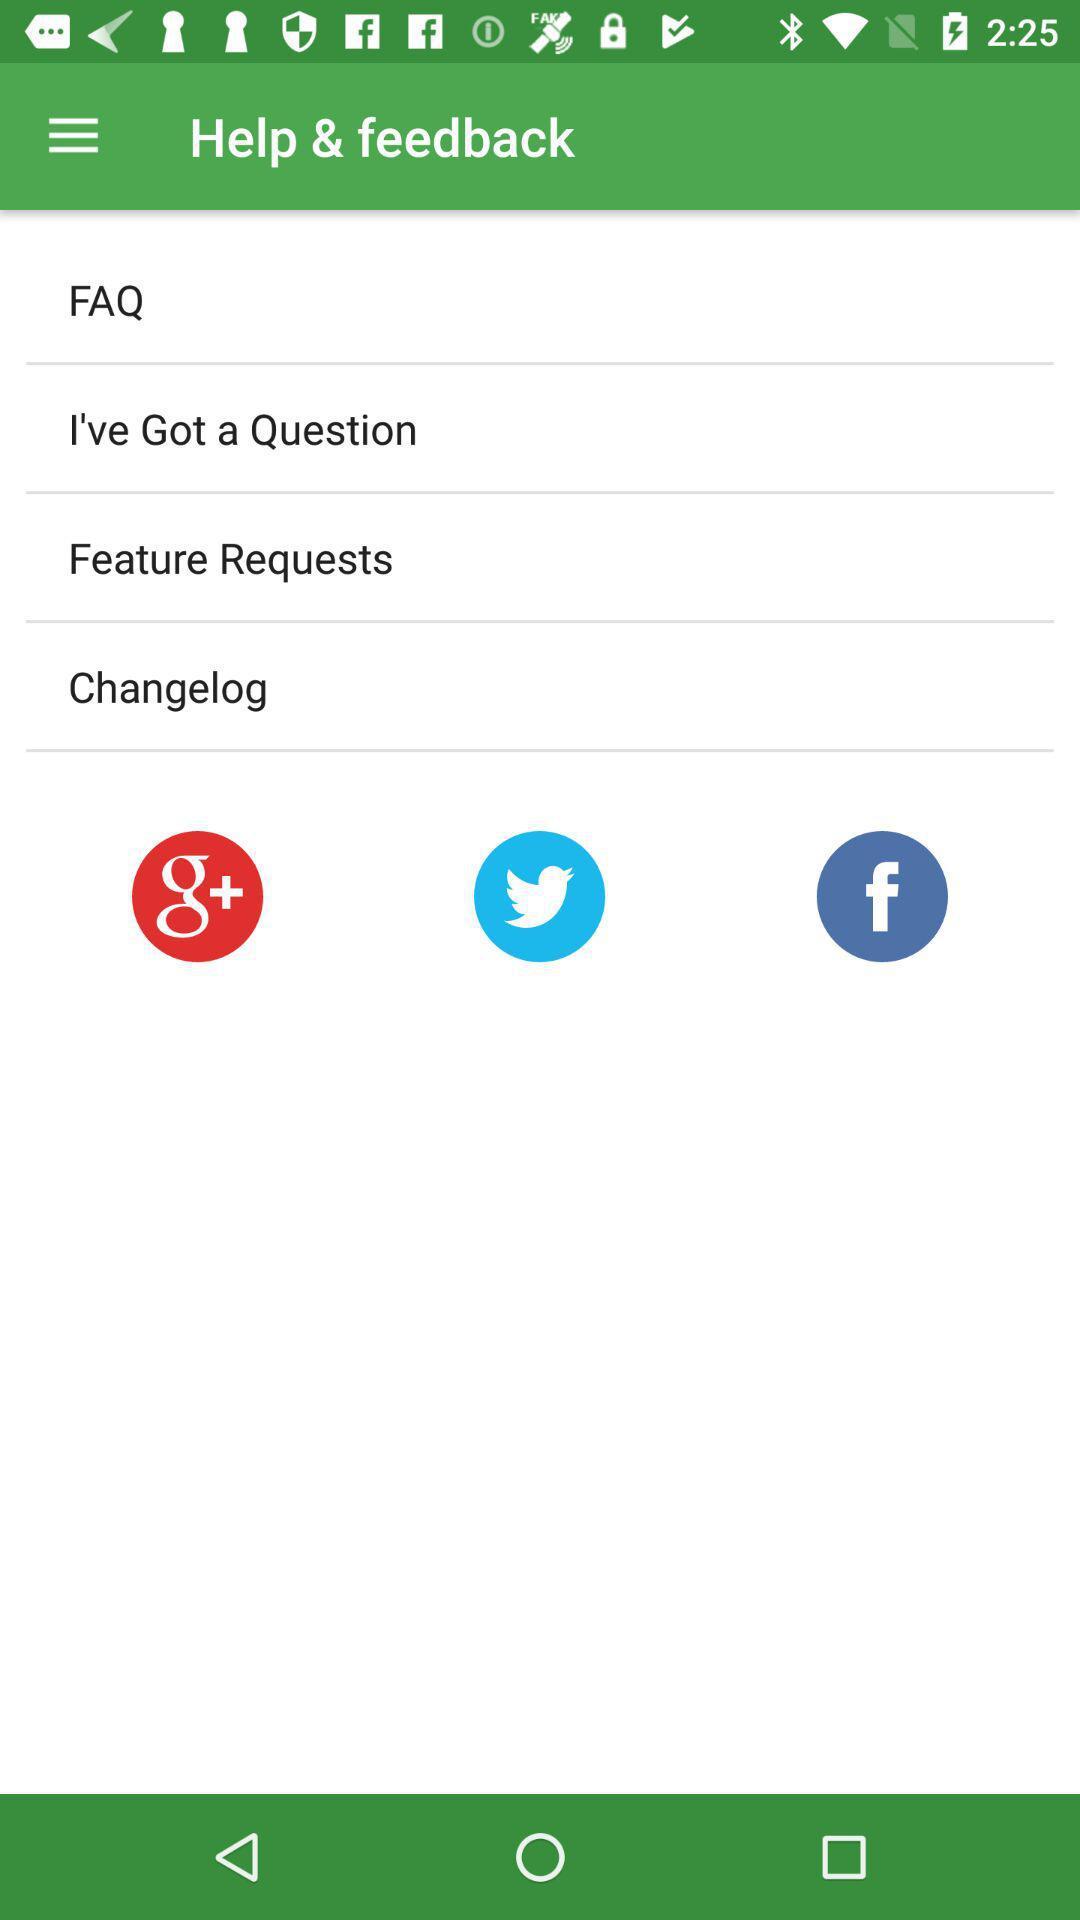  What do you see at coordinates (197, 895) in the screenshot?
I see `share on google plus` at bounding box center [197, 895].